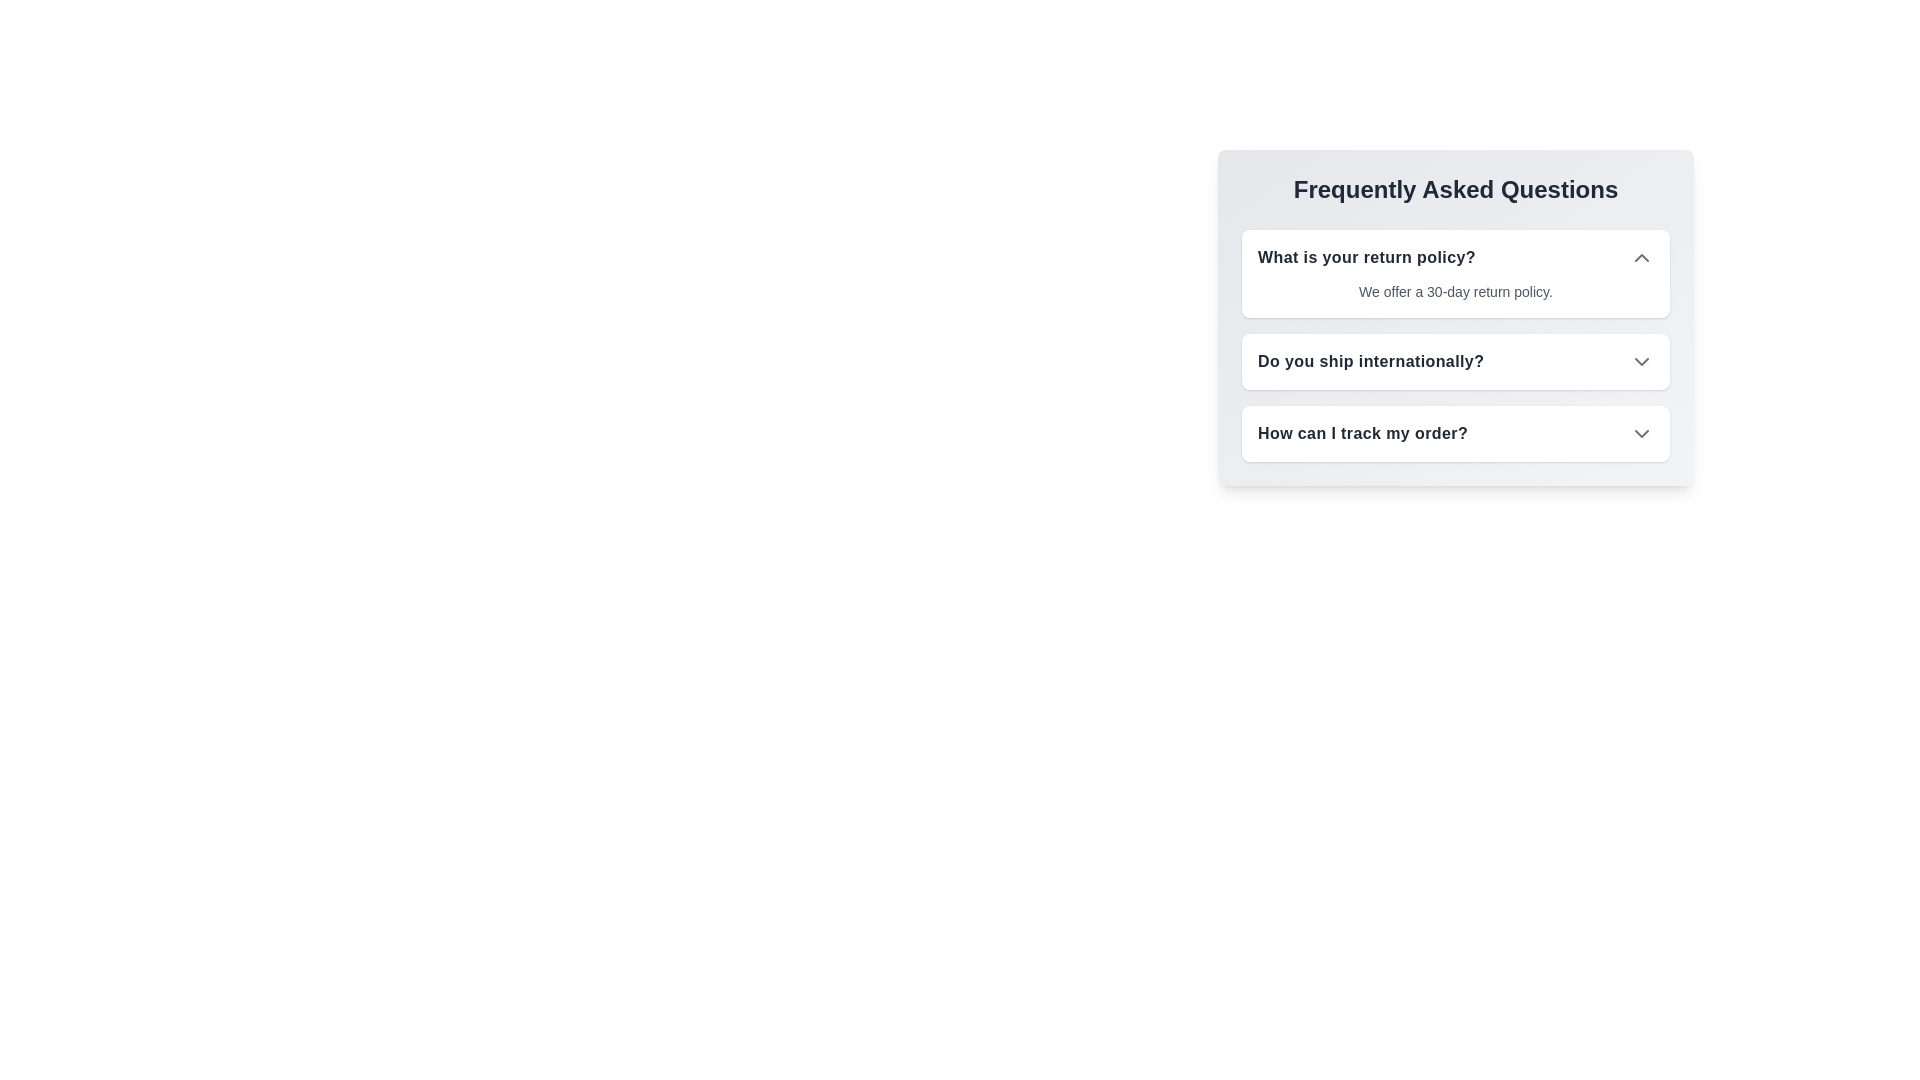 This screenshot has height=1080, width=1920. What do you see at coordinates (1641, 257) in the screenshot?
I see `the FAQ question What is your return policy? to toggle its answer` at bounding box center [1641, 257].